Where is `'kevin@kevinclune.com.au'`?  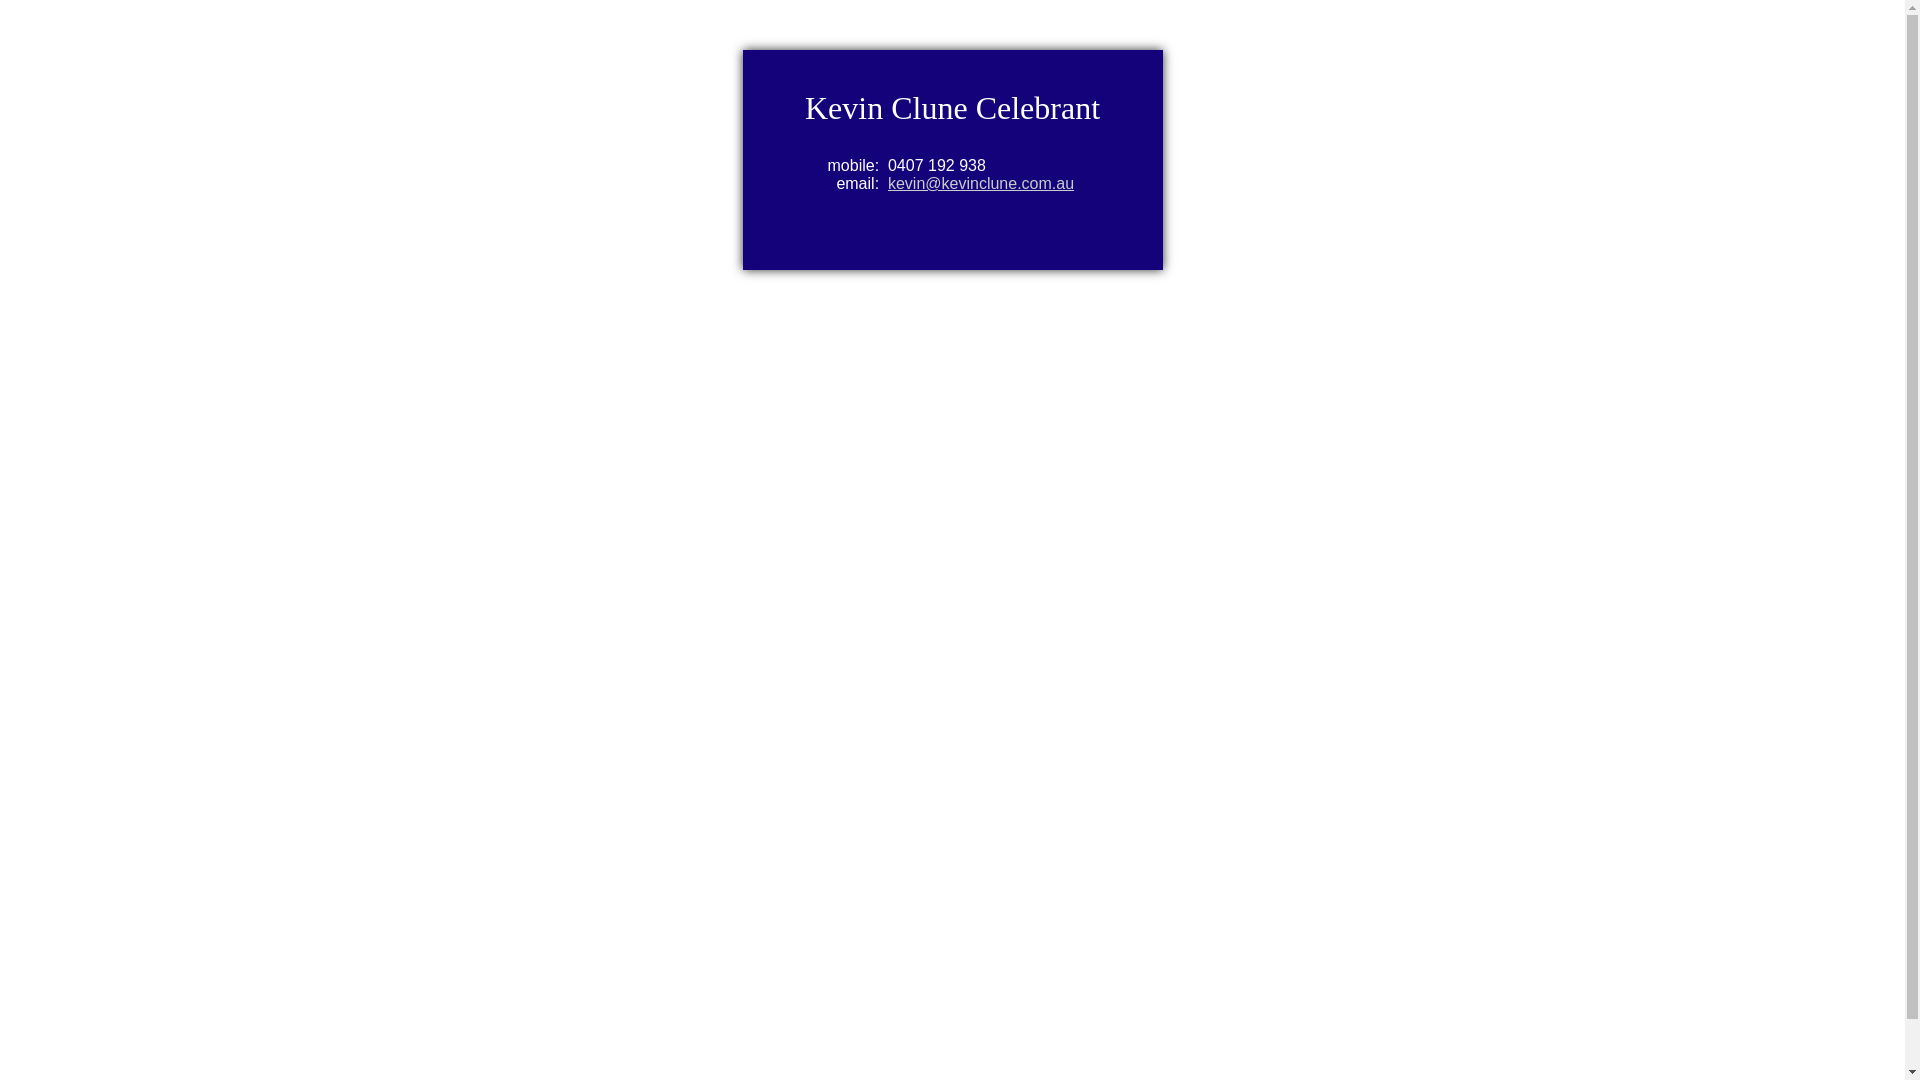
'kevin@kevinclune.com.au' is located at coordinates (887, 183).